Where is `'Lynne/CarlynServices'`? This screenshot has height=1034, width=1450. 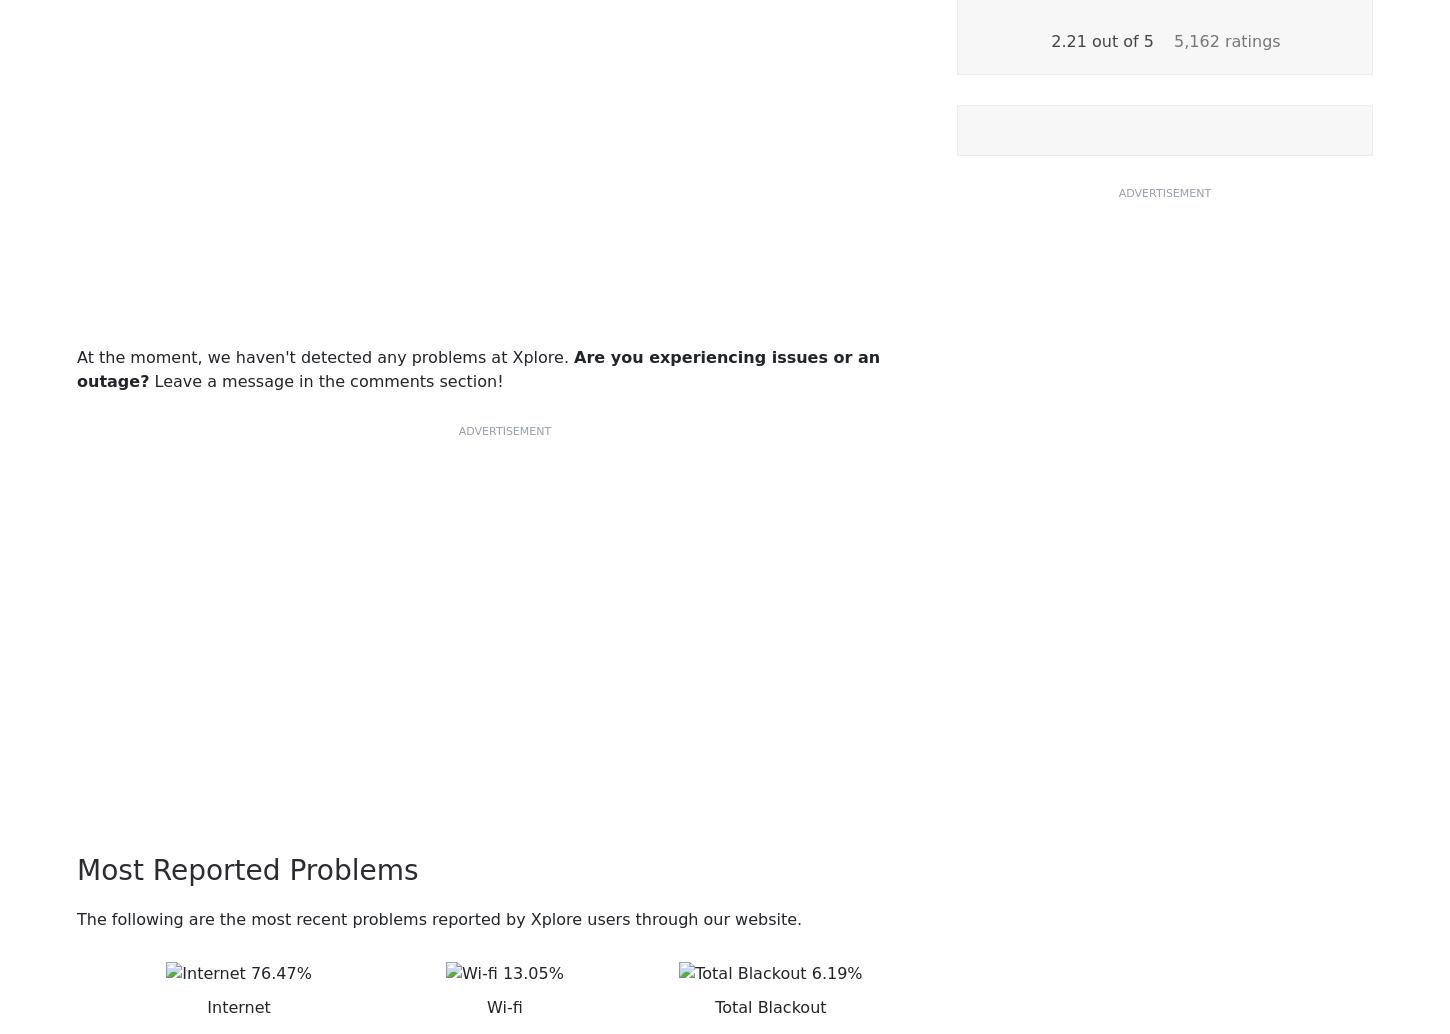
'Lynne/CarlynServices' is located at coordinates (229, 422).